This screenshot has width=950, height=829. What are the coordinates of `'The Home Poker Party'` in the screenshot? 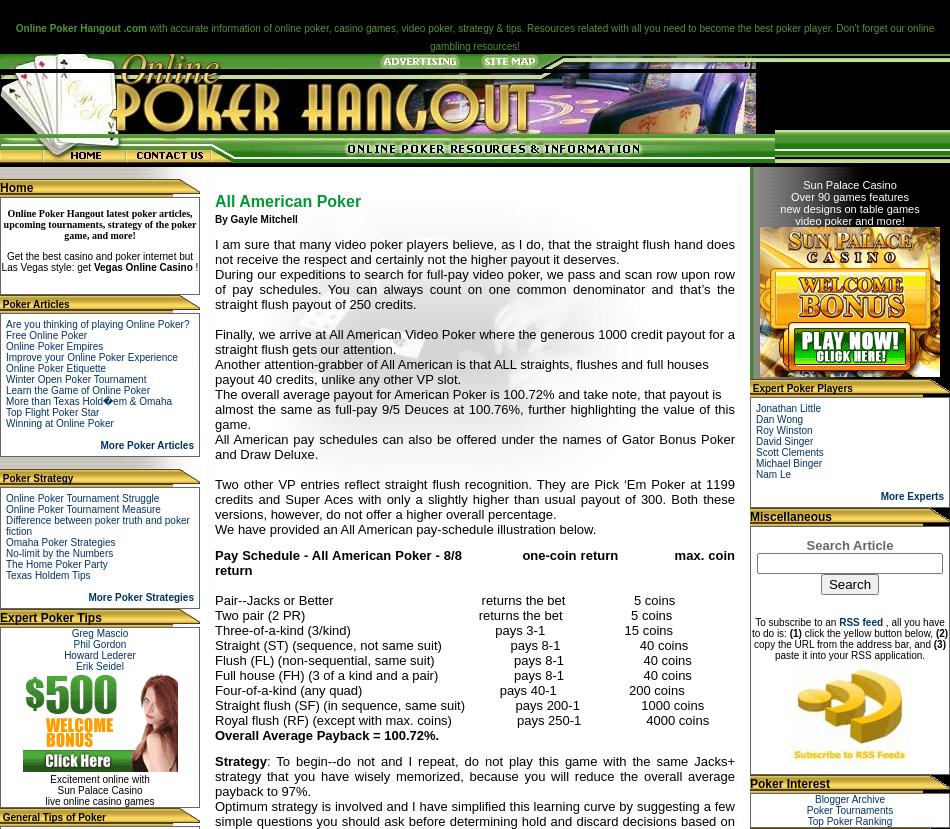 It's located at (56, 564).